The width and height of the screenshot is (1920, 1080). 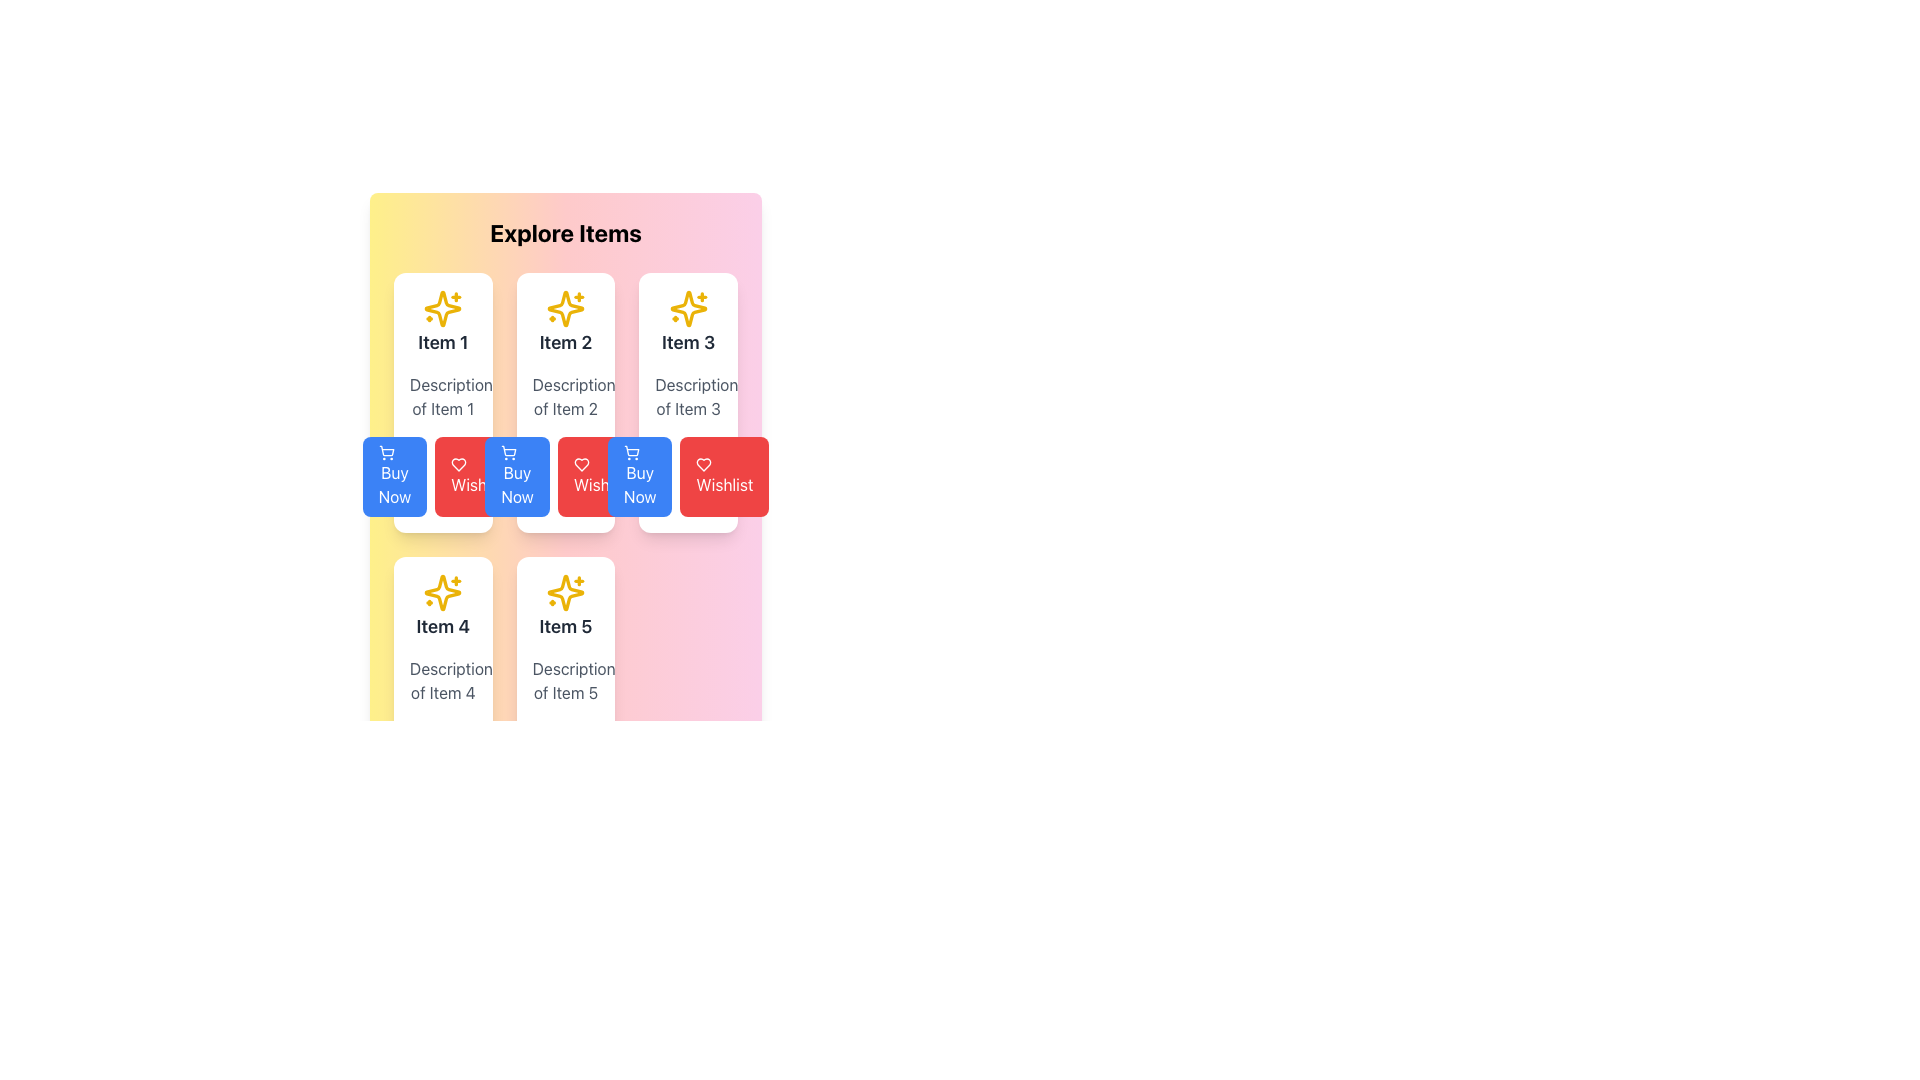 I want to click on the textual label that reads 'Description of Item 2', which is styled in gray and positioned under the title 'Item 2', so click(x=565, y=397).